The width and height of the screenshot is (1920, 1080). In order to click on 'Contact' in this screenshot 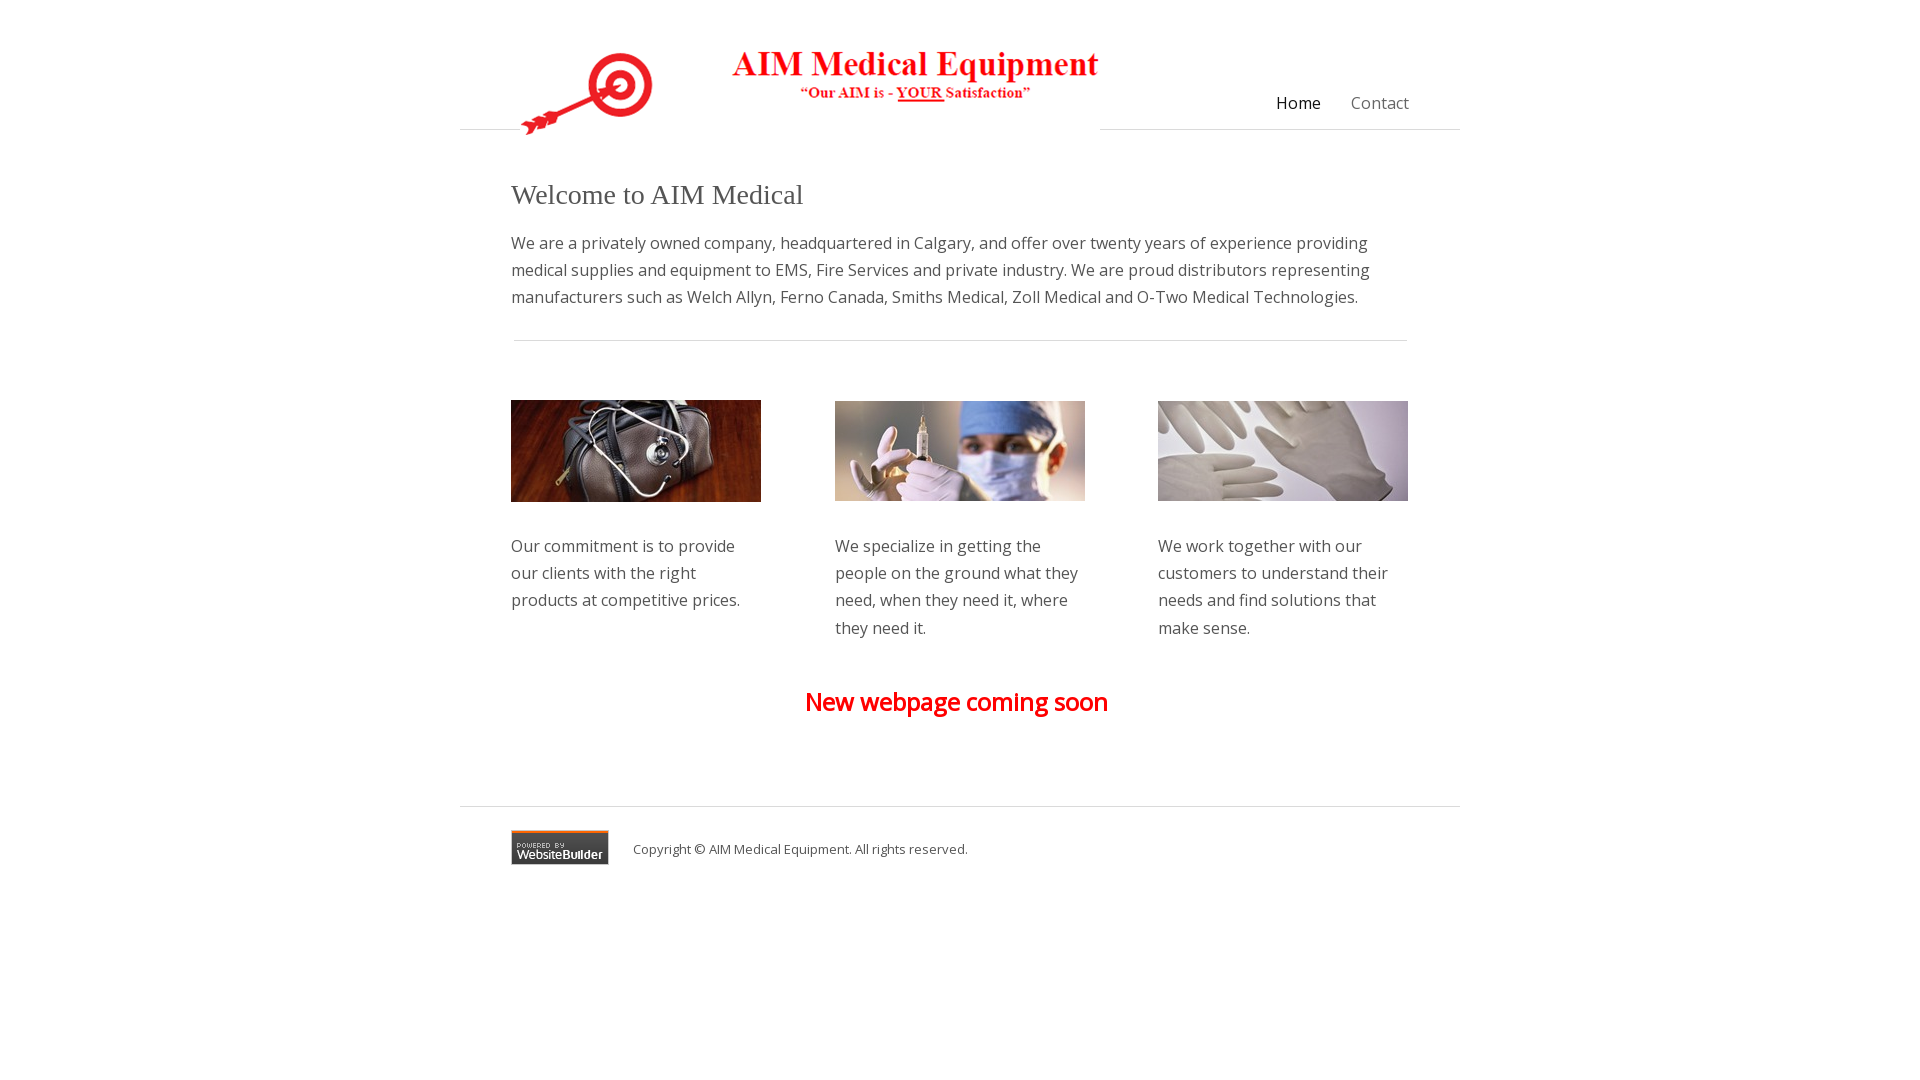, I will do `click(1379, 103)`.